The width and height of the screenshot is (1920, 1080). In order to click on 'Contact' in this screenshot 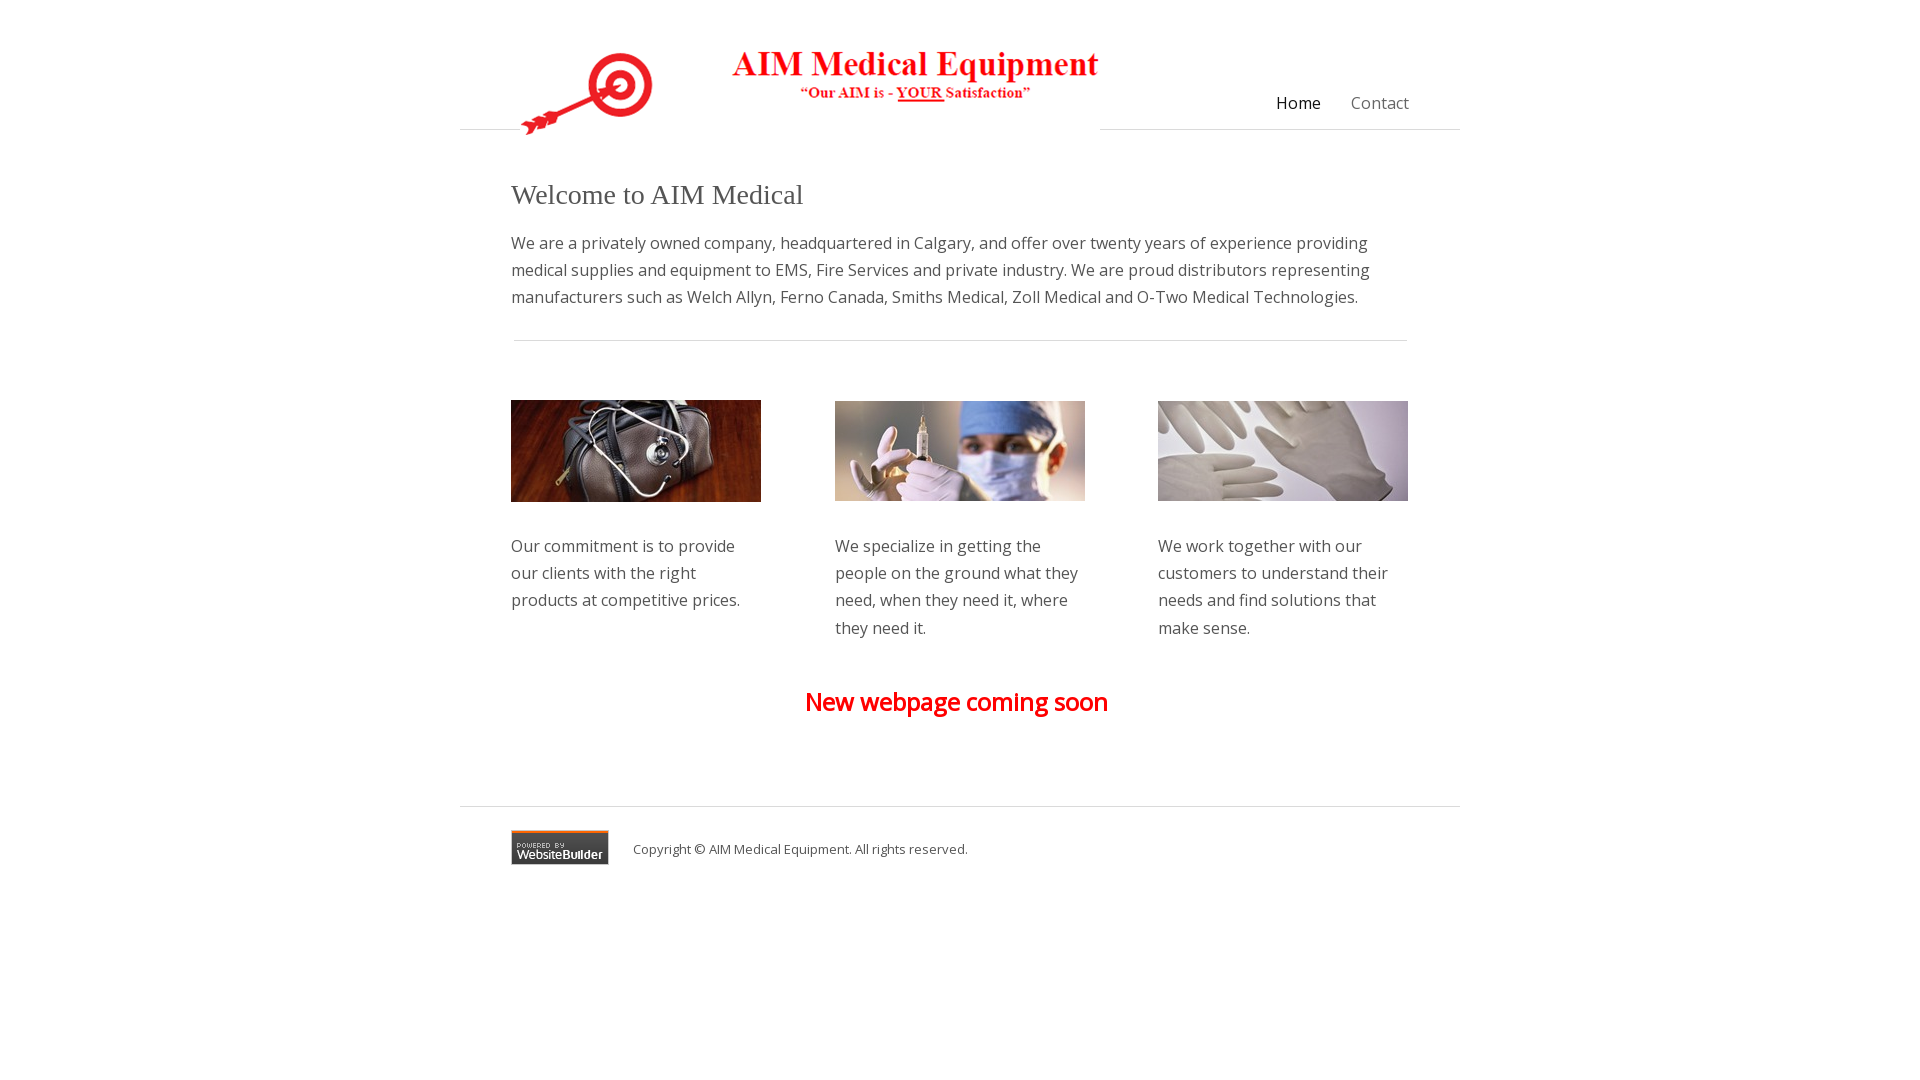, I will do `click(1379, 103)`.